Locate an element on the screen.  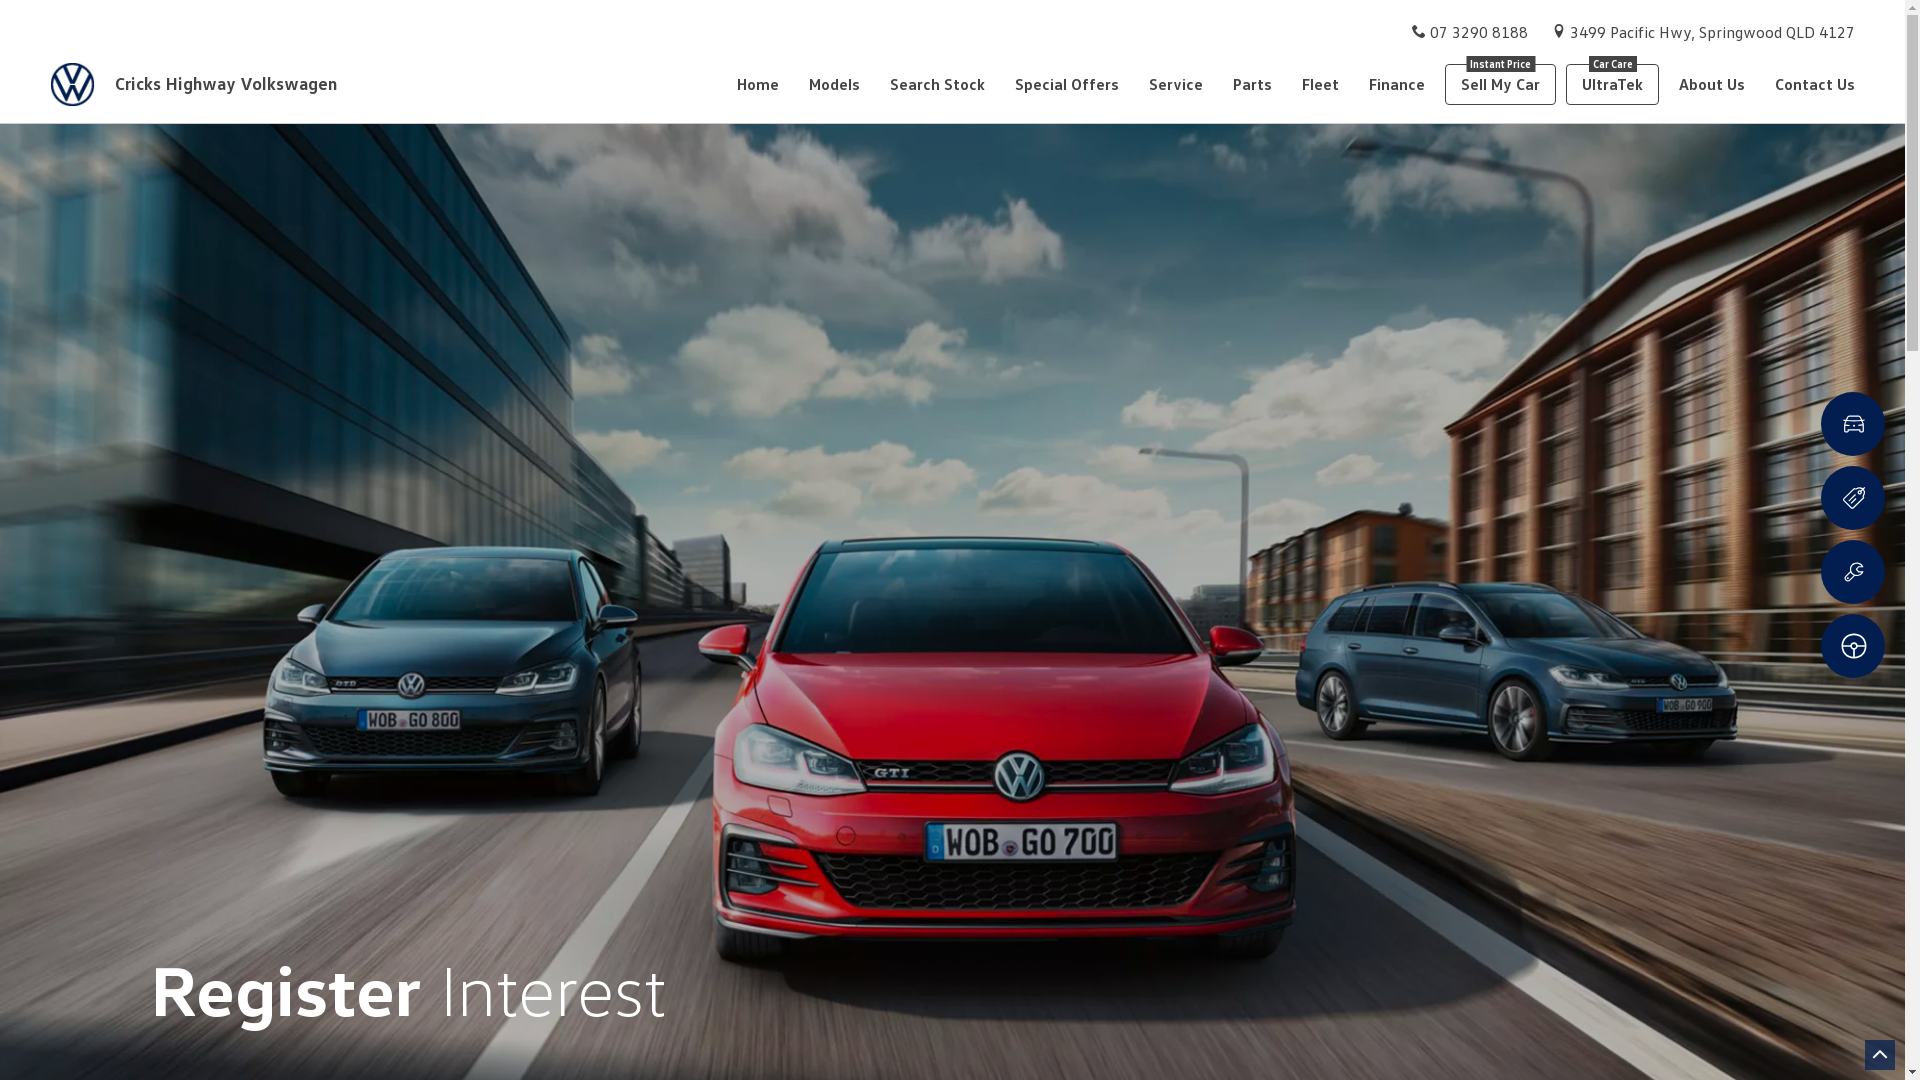
'Parts' is located at coordinates (1251, 83).